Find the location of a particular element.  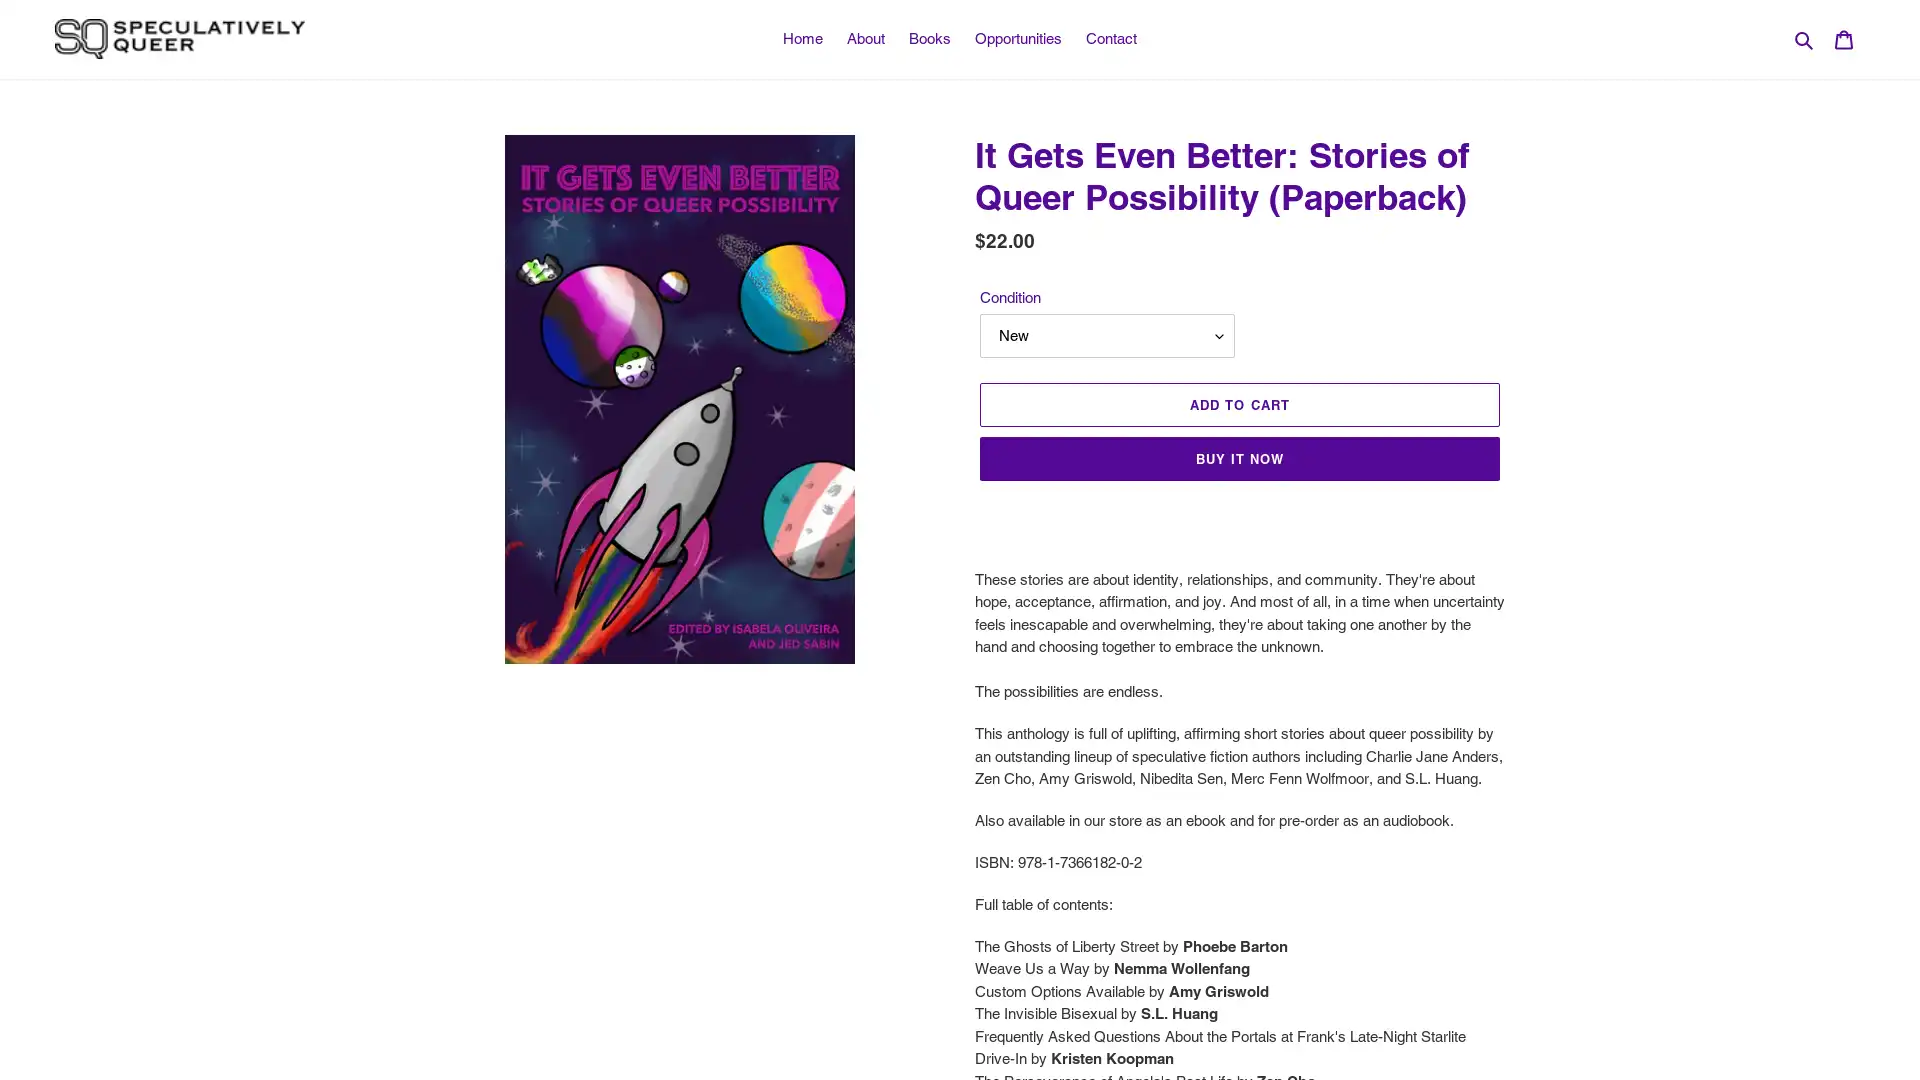

Search is located at coordinates (1805, 38).